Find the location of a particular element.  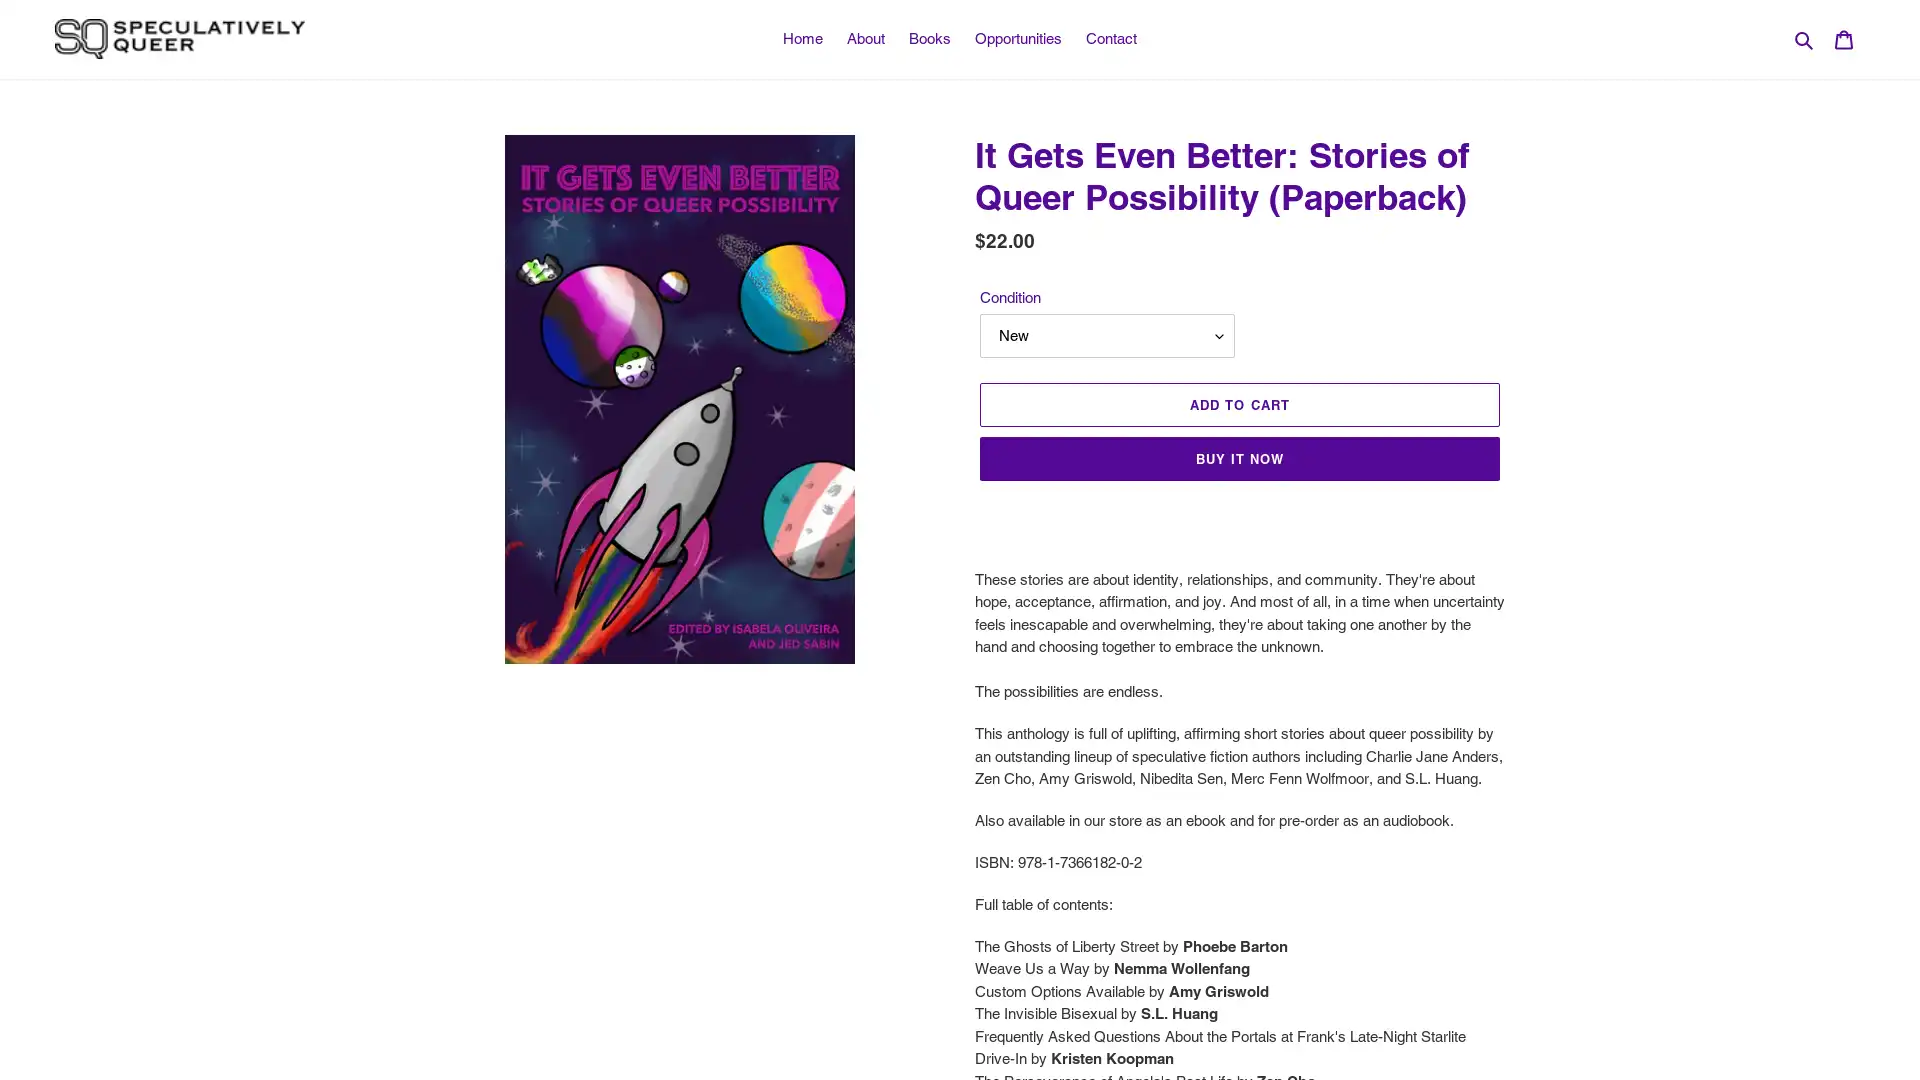

Search is located at coordinates (1805, 38).